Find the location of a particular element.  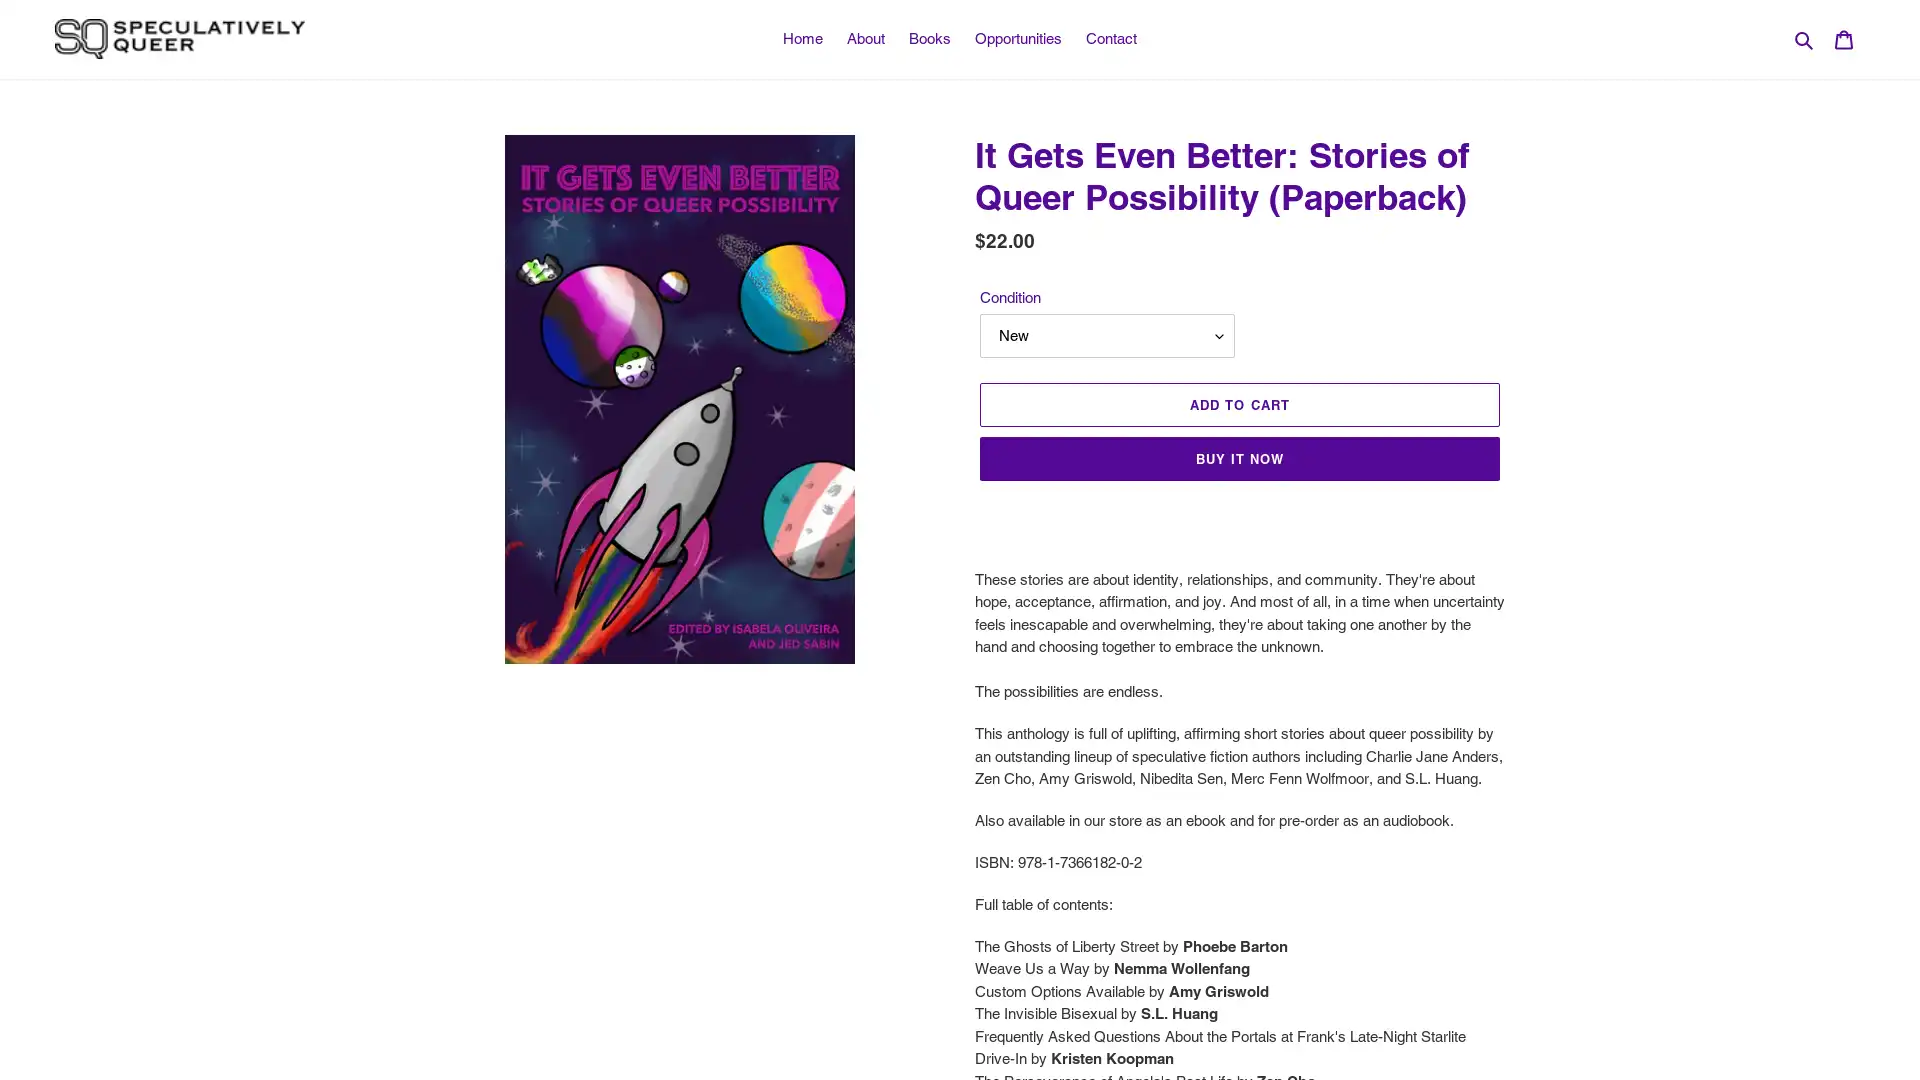

Search is located at coordinates (1805, 38).